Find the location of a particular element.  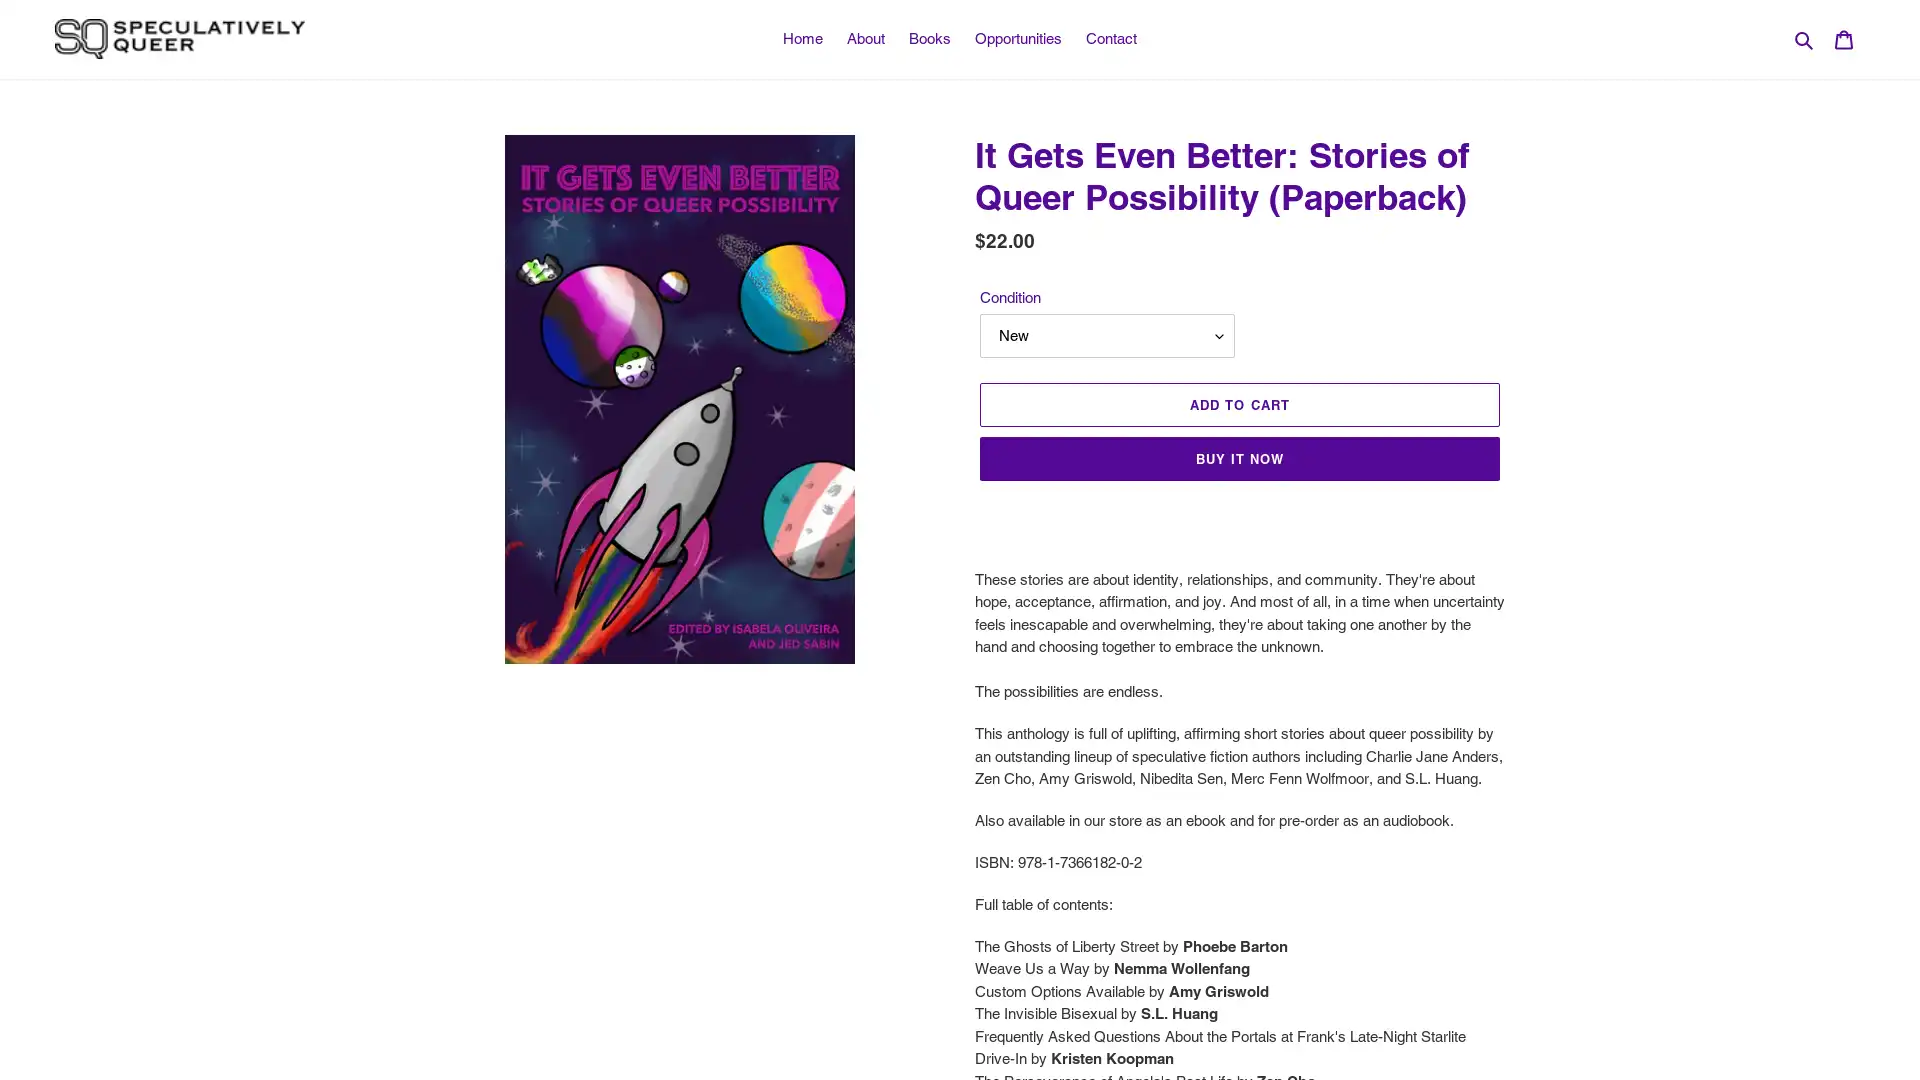

Search is located at coordinates (1805, 38).